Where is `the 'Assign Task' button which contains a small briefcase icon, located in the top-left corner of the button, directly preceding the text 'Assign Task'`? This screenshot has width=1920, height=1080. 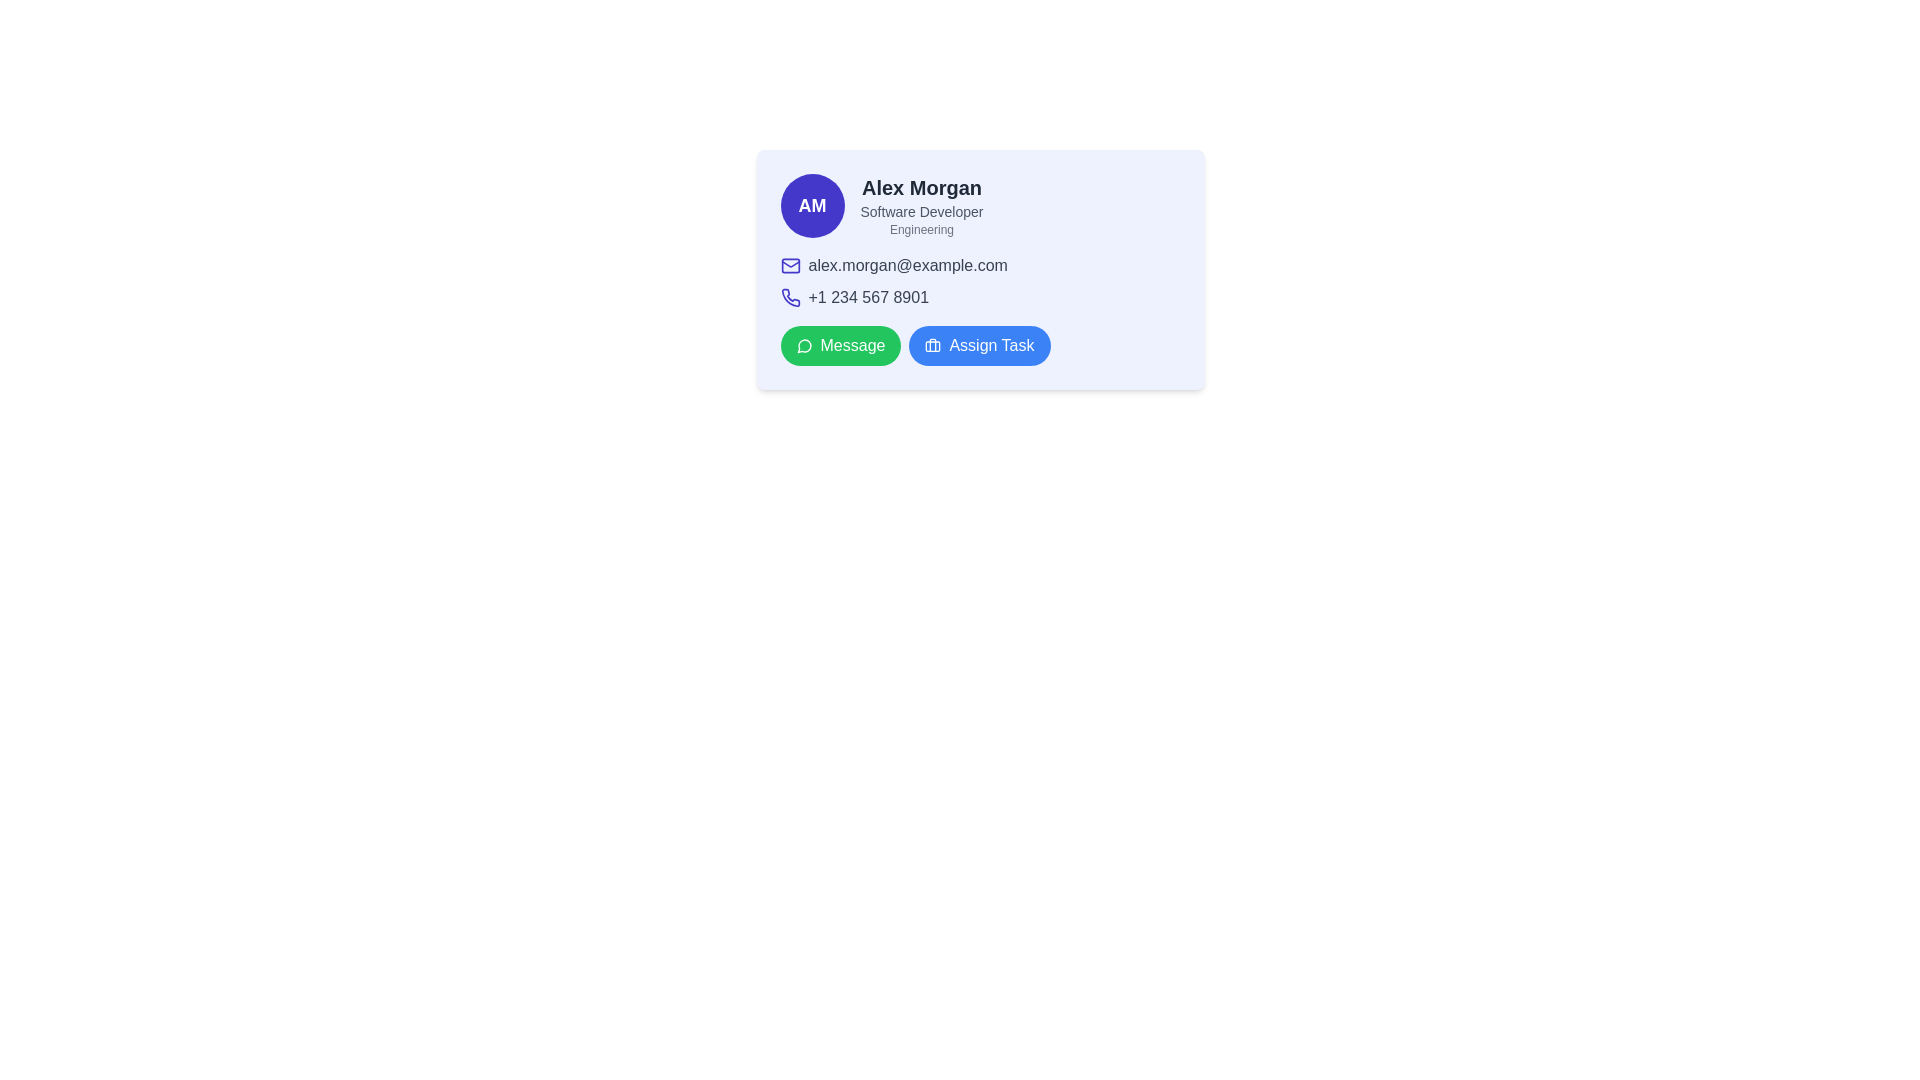 the 'Assign Task' button which contains a small briefcase icon, located in the top-left corner of the button, directly preceding the text 'Assign Task' is located at coordinates (932, 345).